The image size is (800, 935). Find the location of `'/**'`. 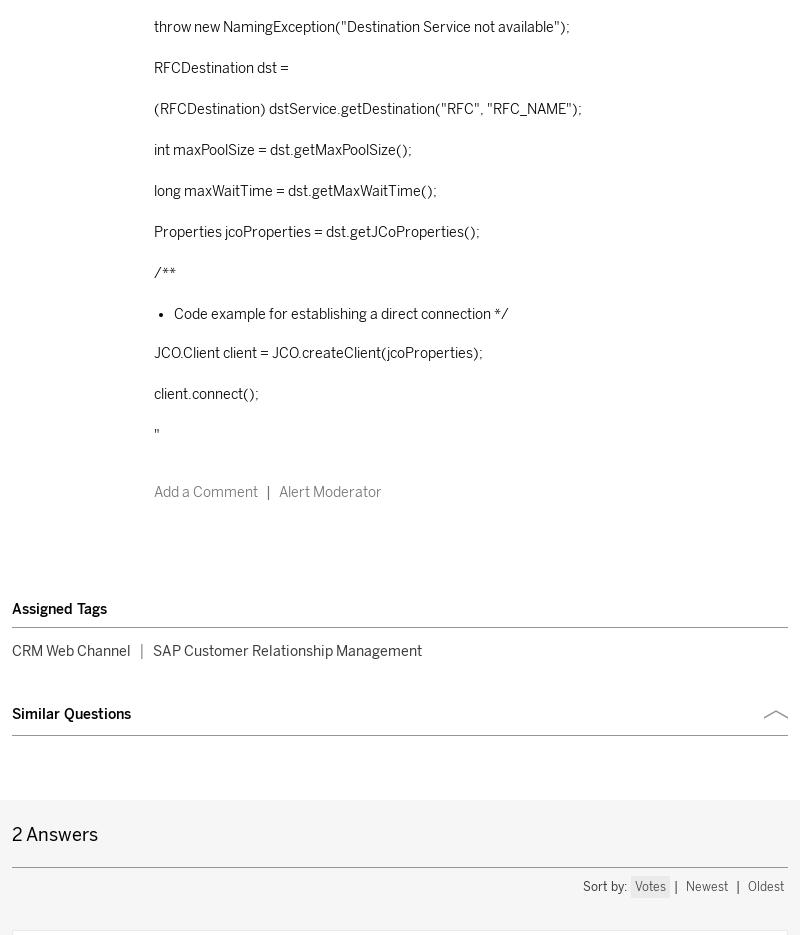

'/**' is located at coordinates (164, 271).